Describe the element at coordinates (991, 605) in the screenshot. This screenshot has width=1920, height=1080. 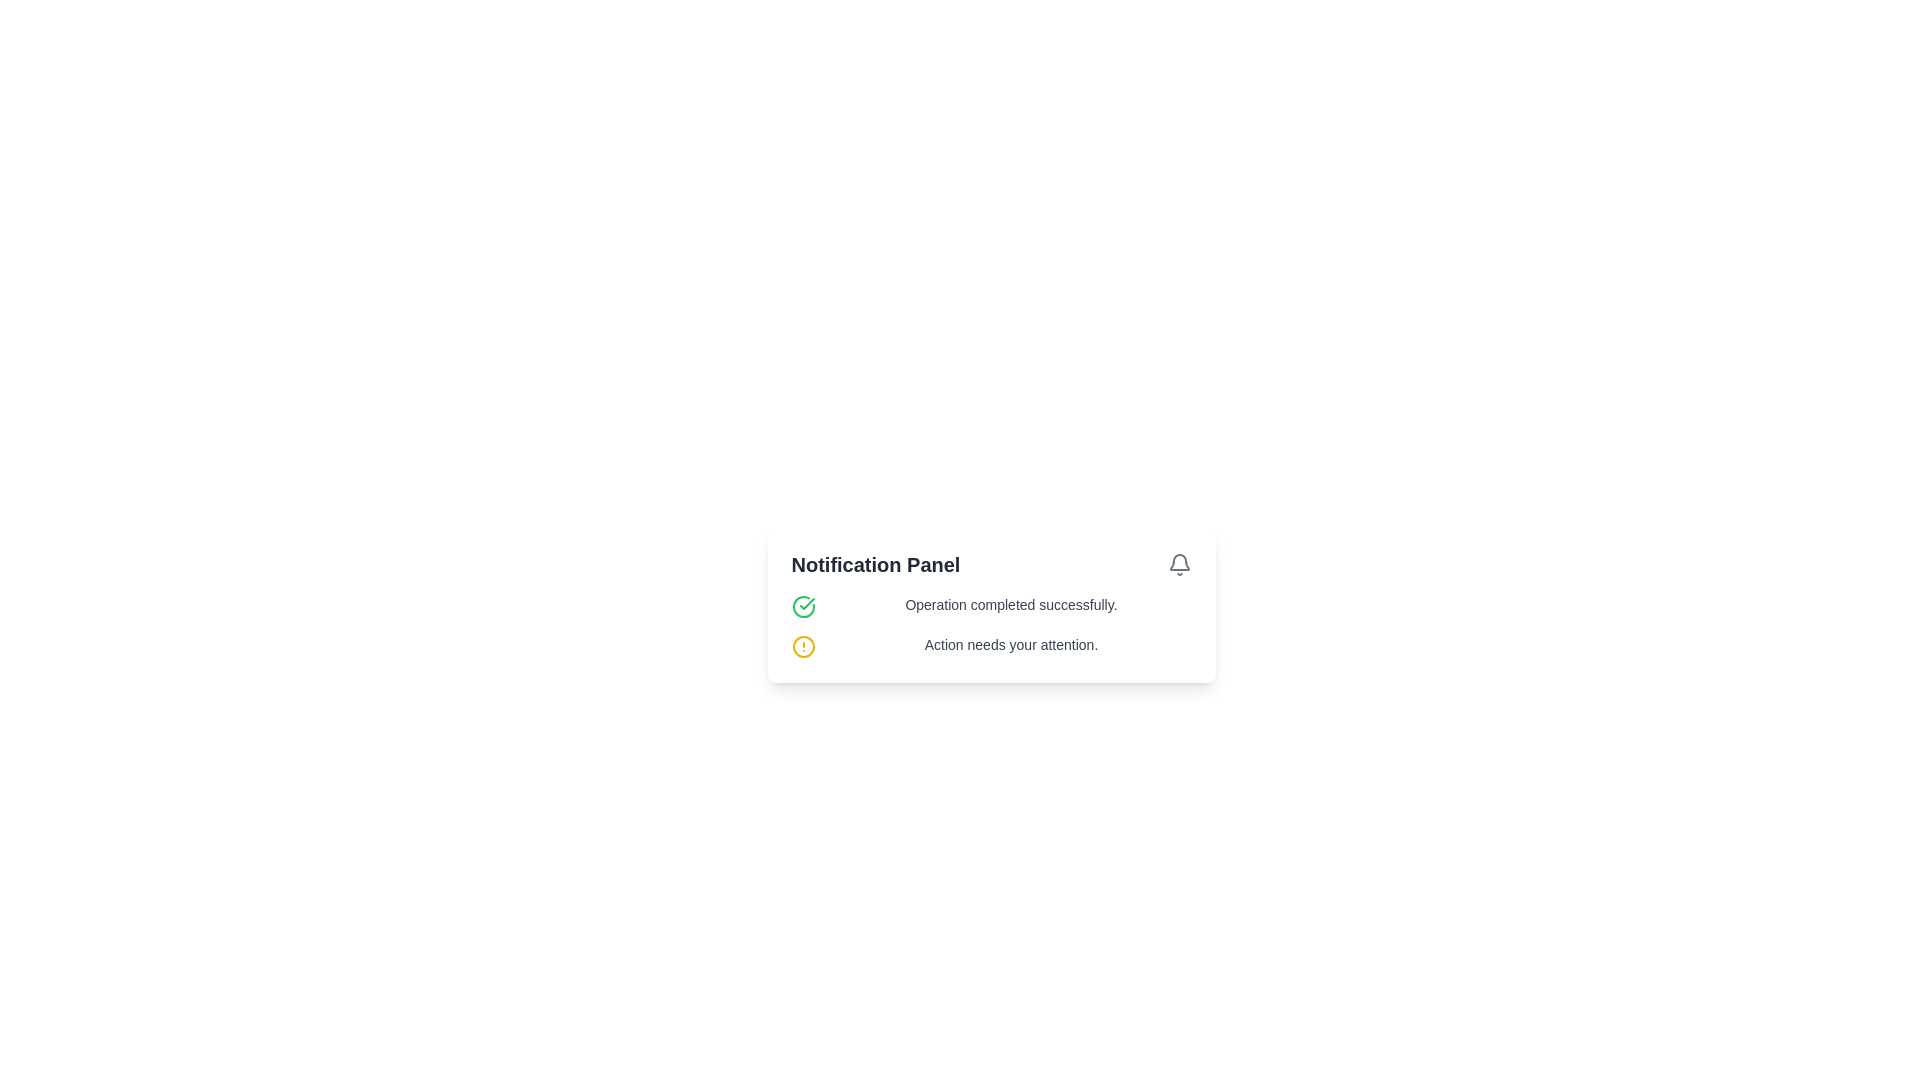
I see `the first notification item in the notification panel, which provides visual and textual feedback for a successful operation` at that location.